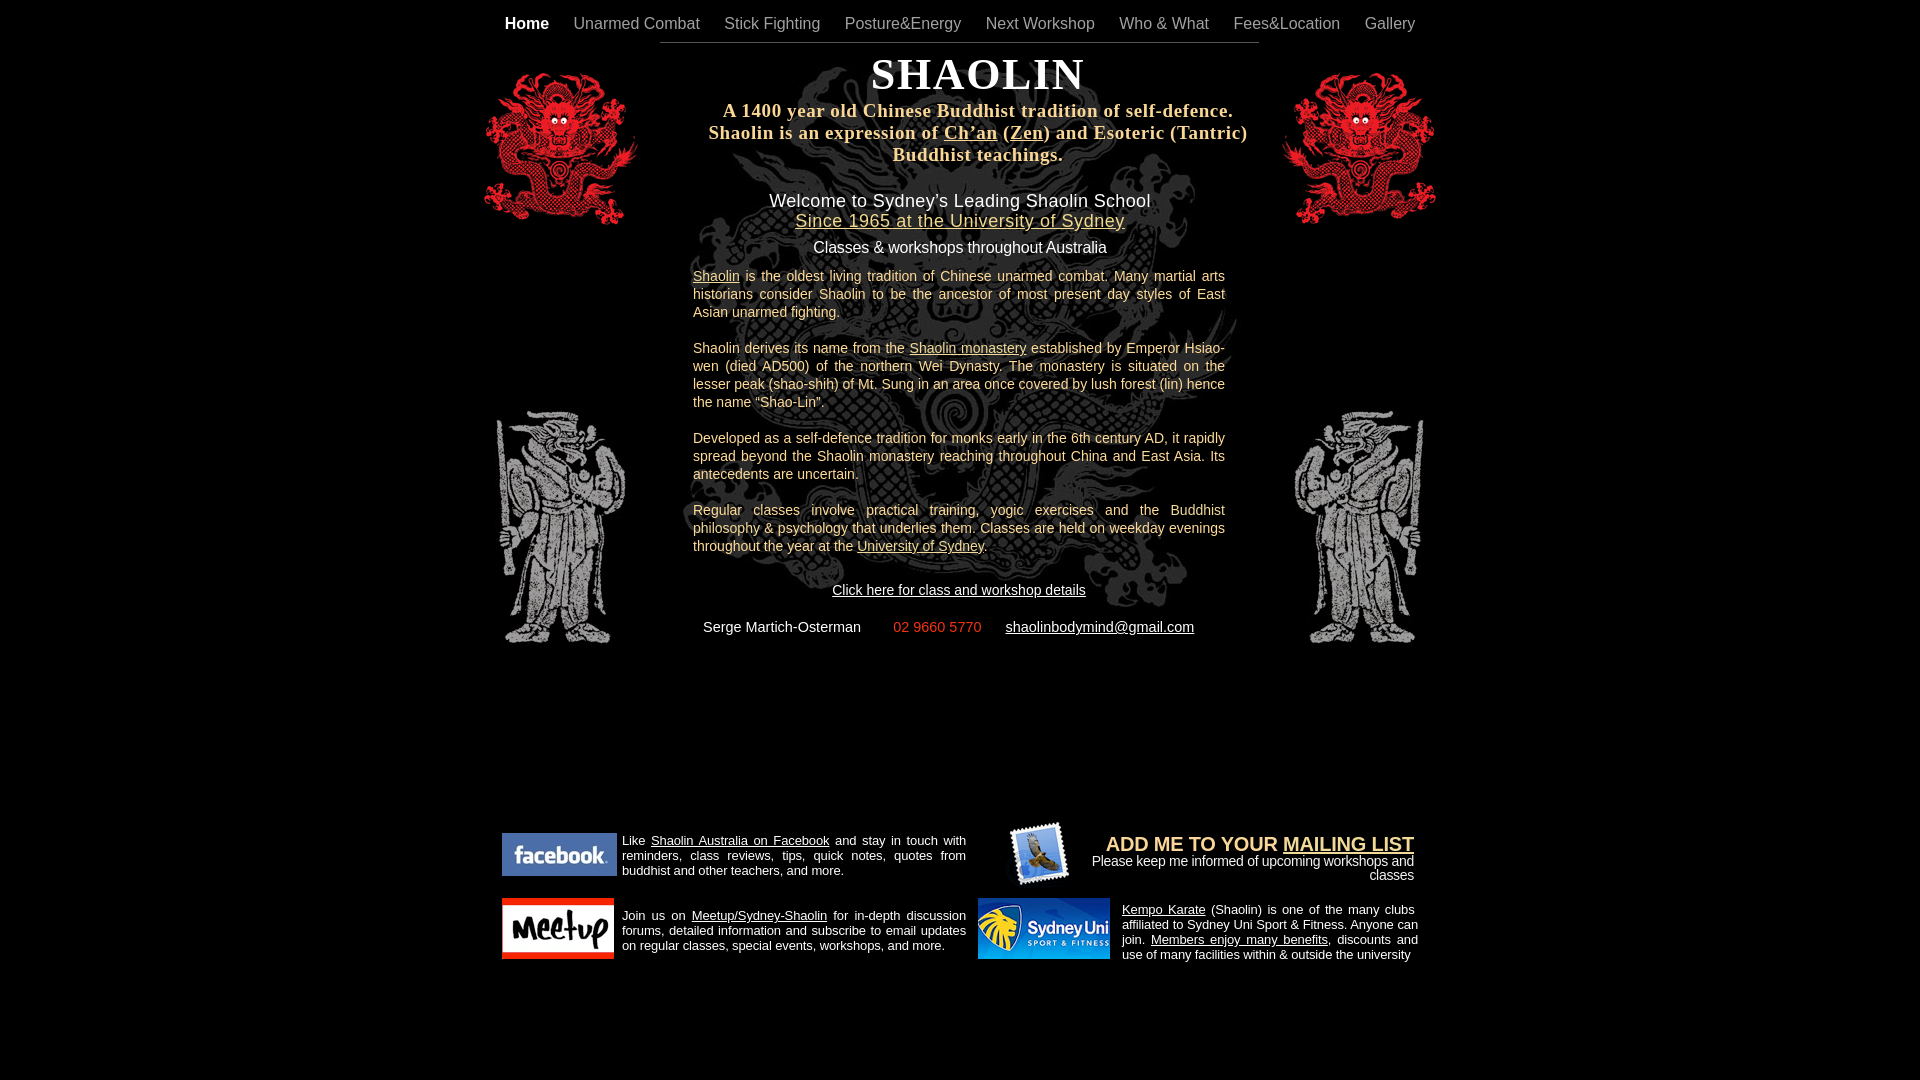  I want to click on 'Fees&Location', so click(1288, 23).